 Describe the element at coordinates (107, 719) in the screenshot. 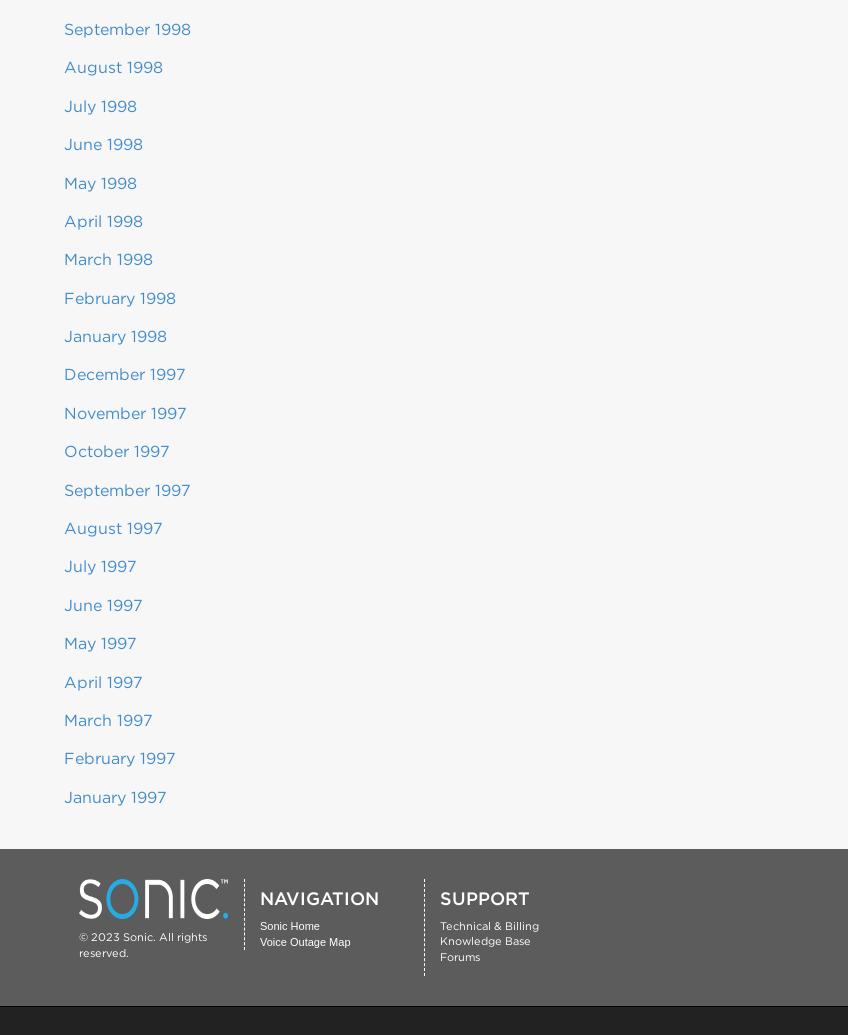

I see `'March 1997'` at that location.